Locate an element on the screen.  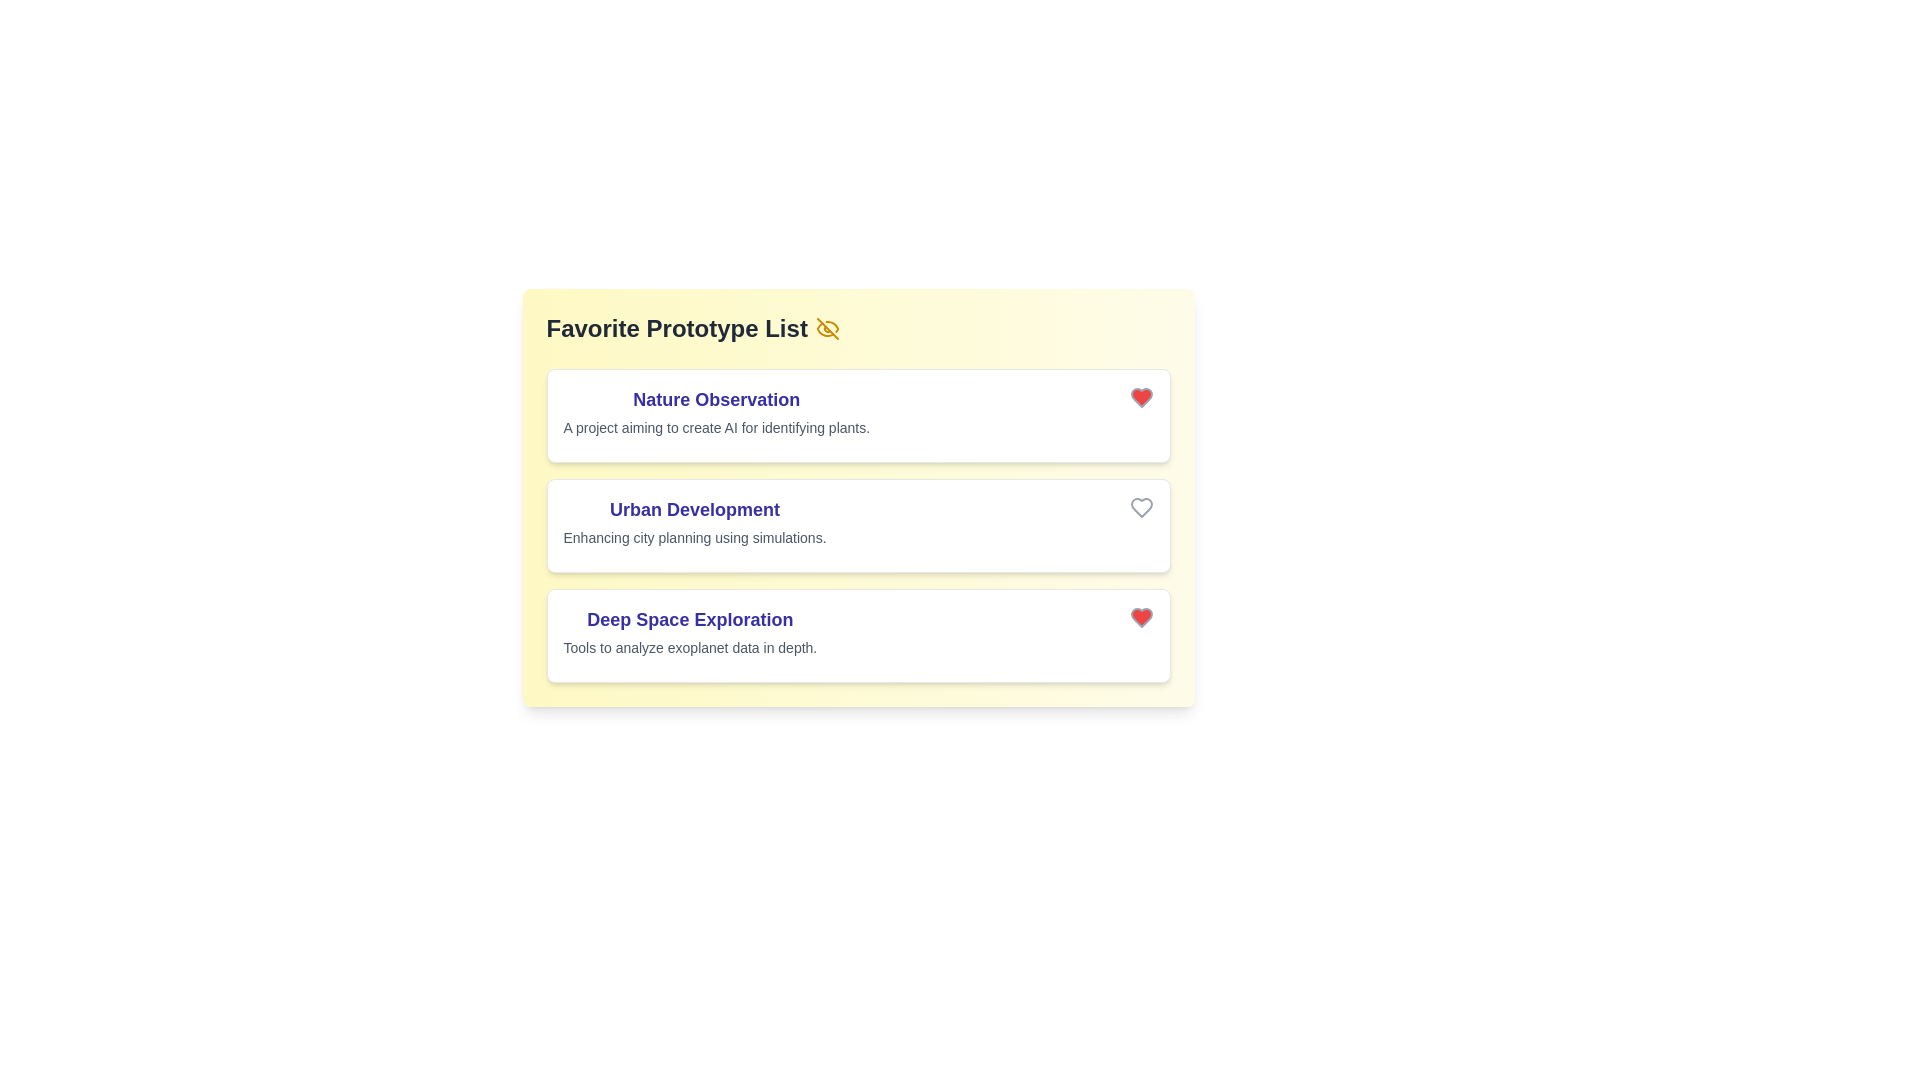
the list item corresponding to Nature Observation is located at coordinates (858, 415).